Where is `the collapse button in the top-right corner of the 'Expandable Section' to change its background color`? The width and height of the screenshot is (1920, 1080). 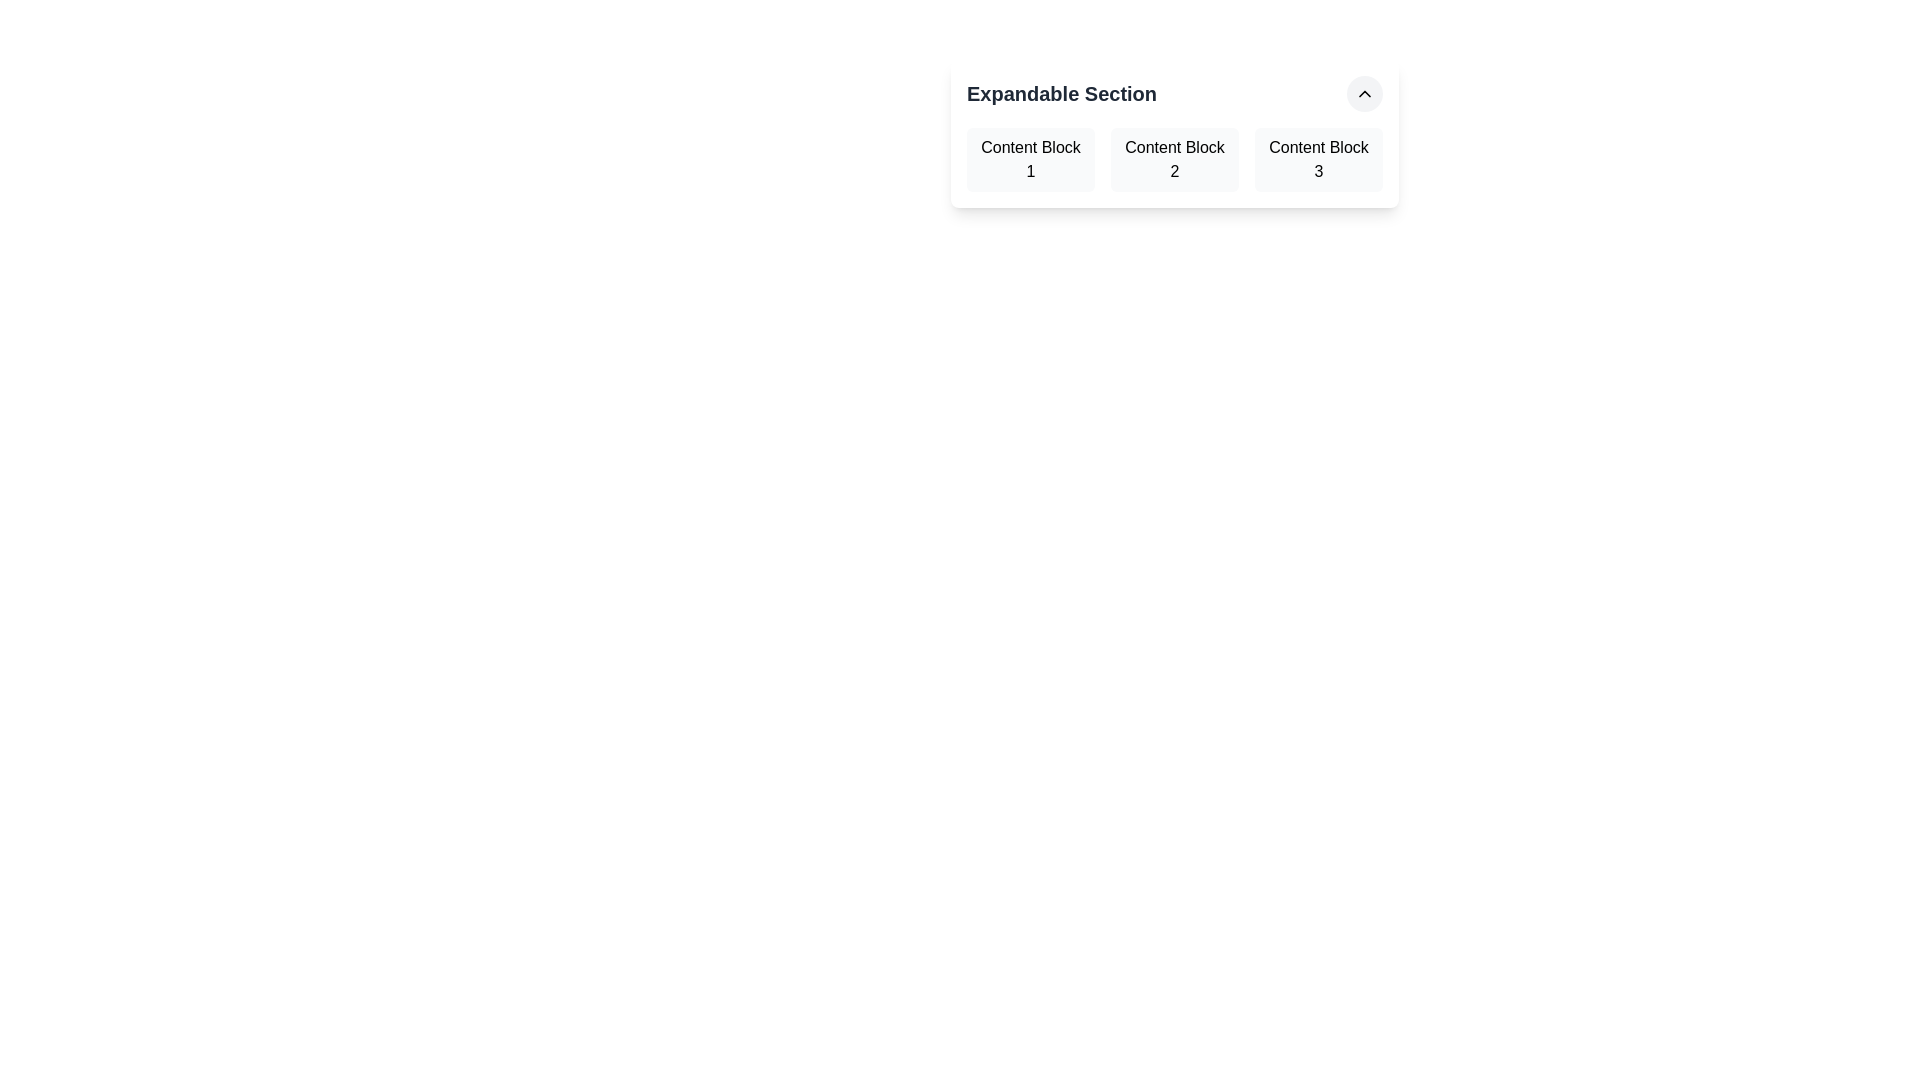 the collapse button in the top-right corner of the 'Expandable Section' to change its background color is located at coordinates (1363, 93).